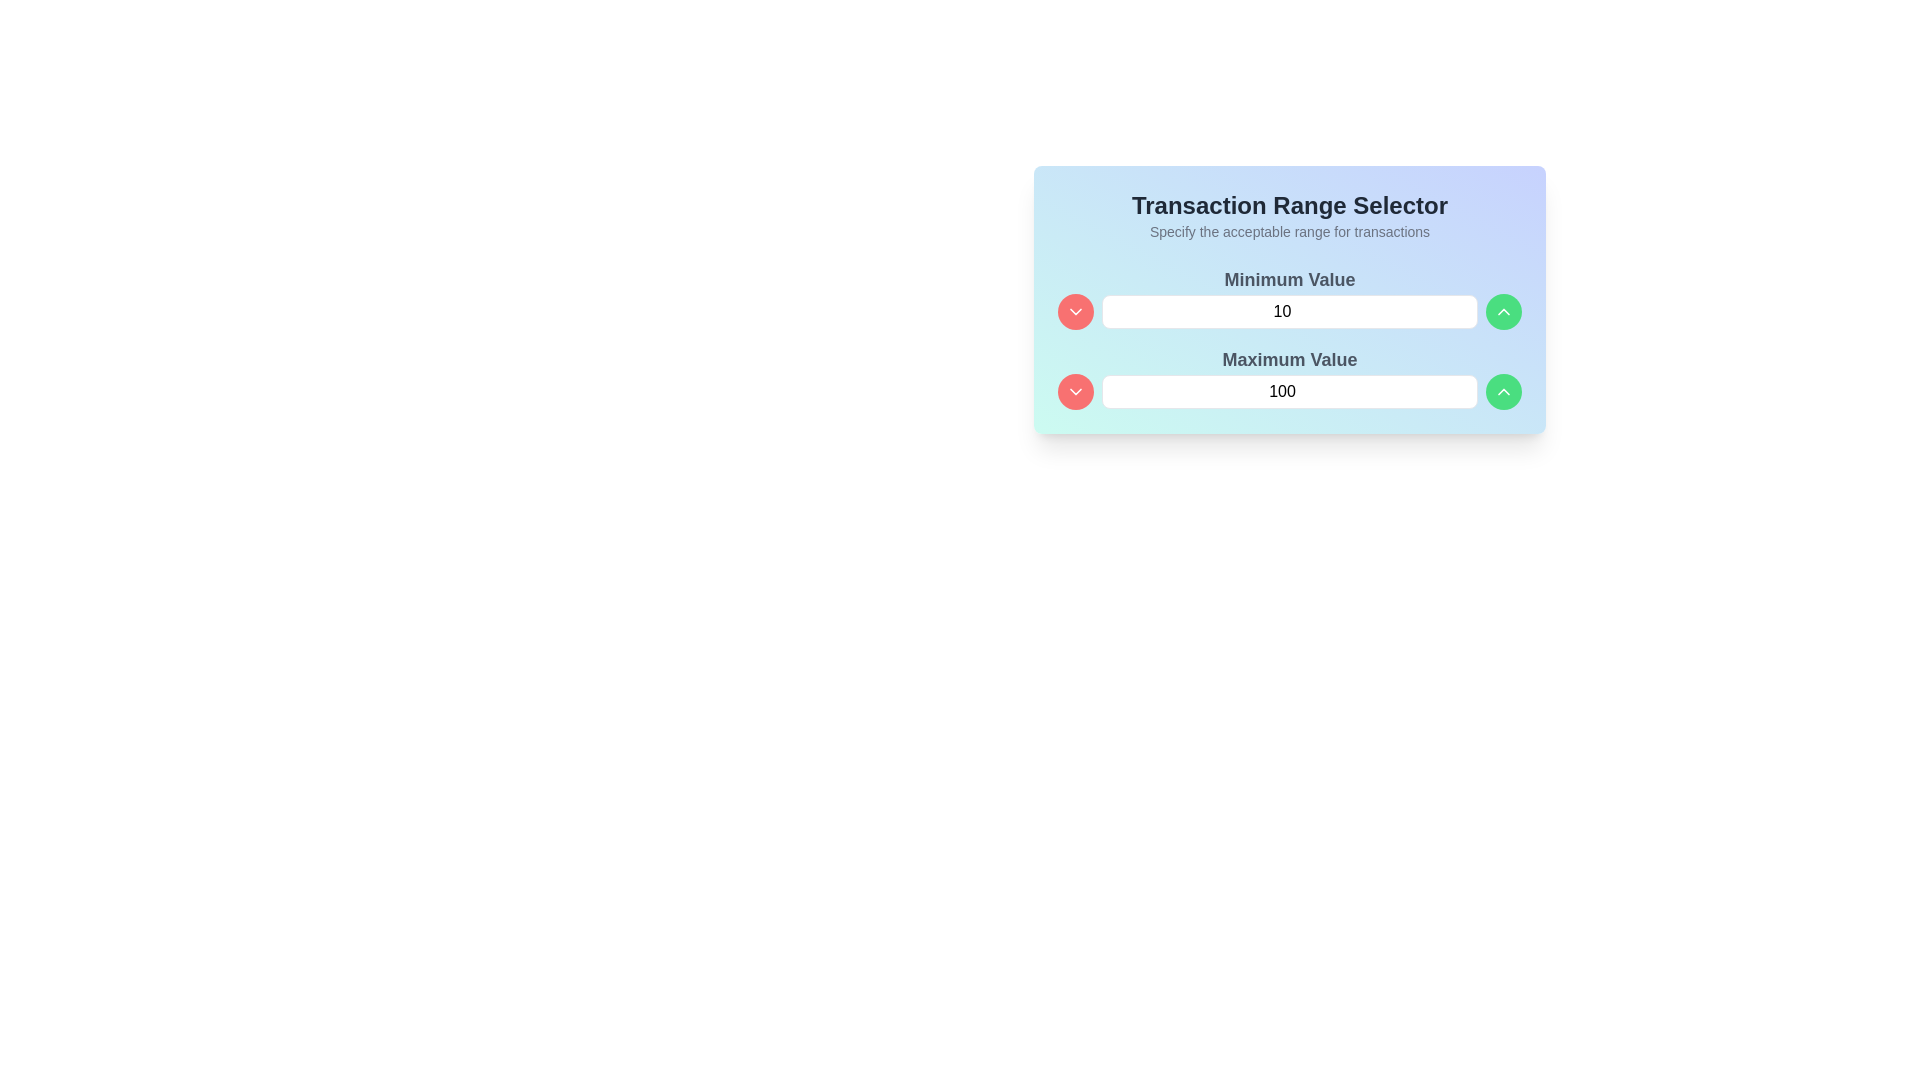  Describe the element at coordinates (1290, 378) in the screenshot. I see `the 'Maximum Value' labeled numerical input field` at that location.